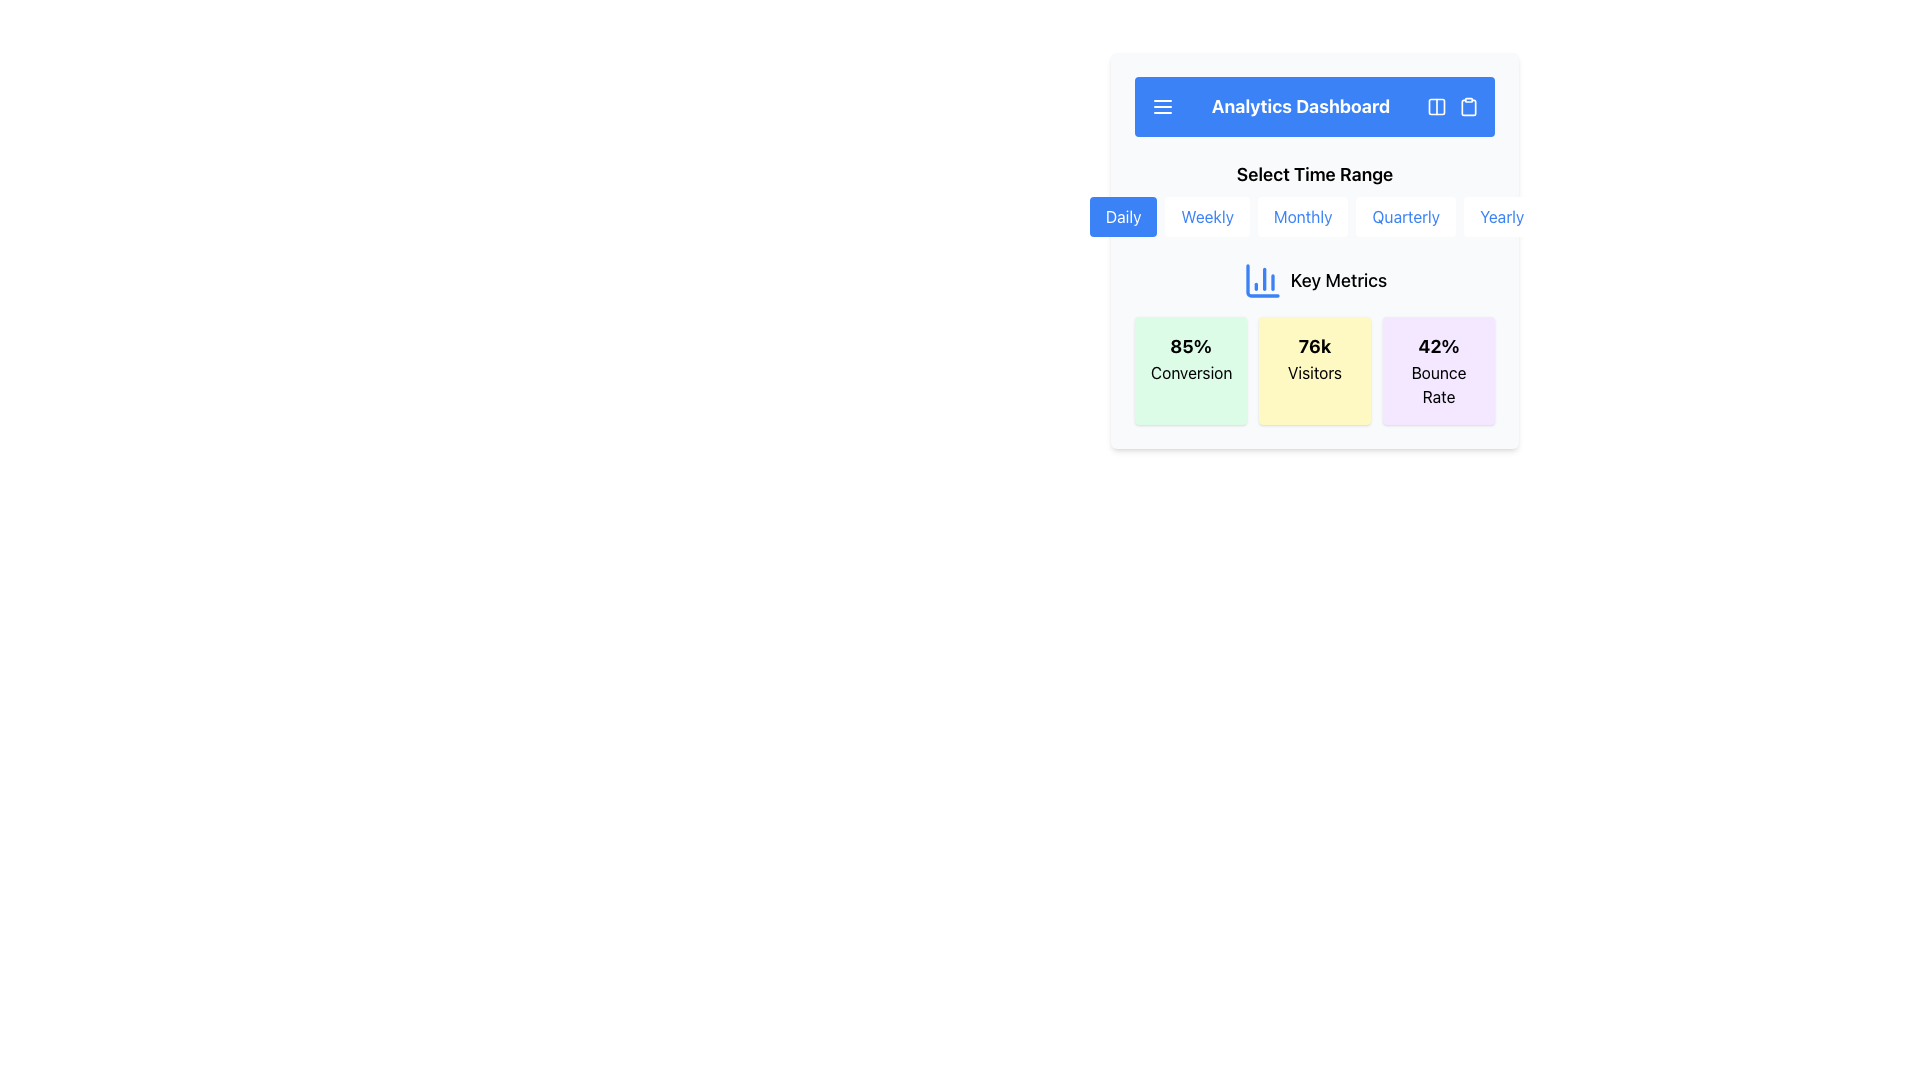 Image resolution: width=1920 pixels, height=1080 pixels. Describe the element at coordinates (1438, 370) in the screenshot. I see `the Informational Card that displays '42%' and 'Bounce Rate', which is a purple box located in the bottom-right position of the grid` at that location.